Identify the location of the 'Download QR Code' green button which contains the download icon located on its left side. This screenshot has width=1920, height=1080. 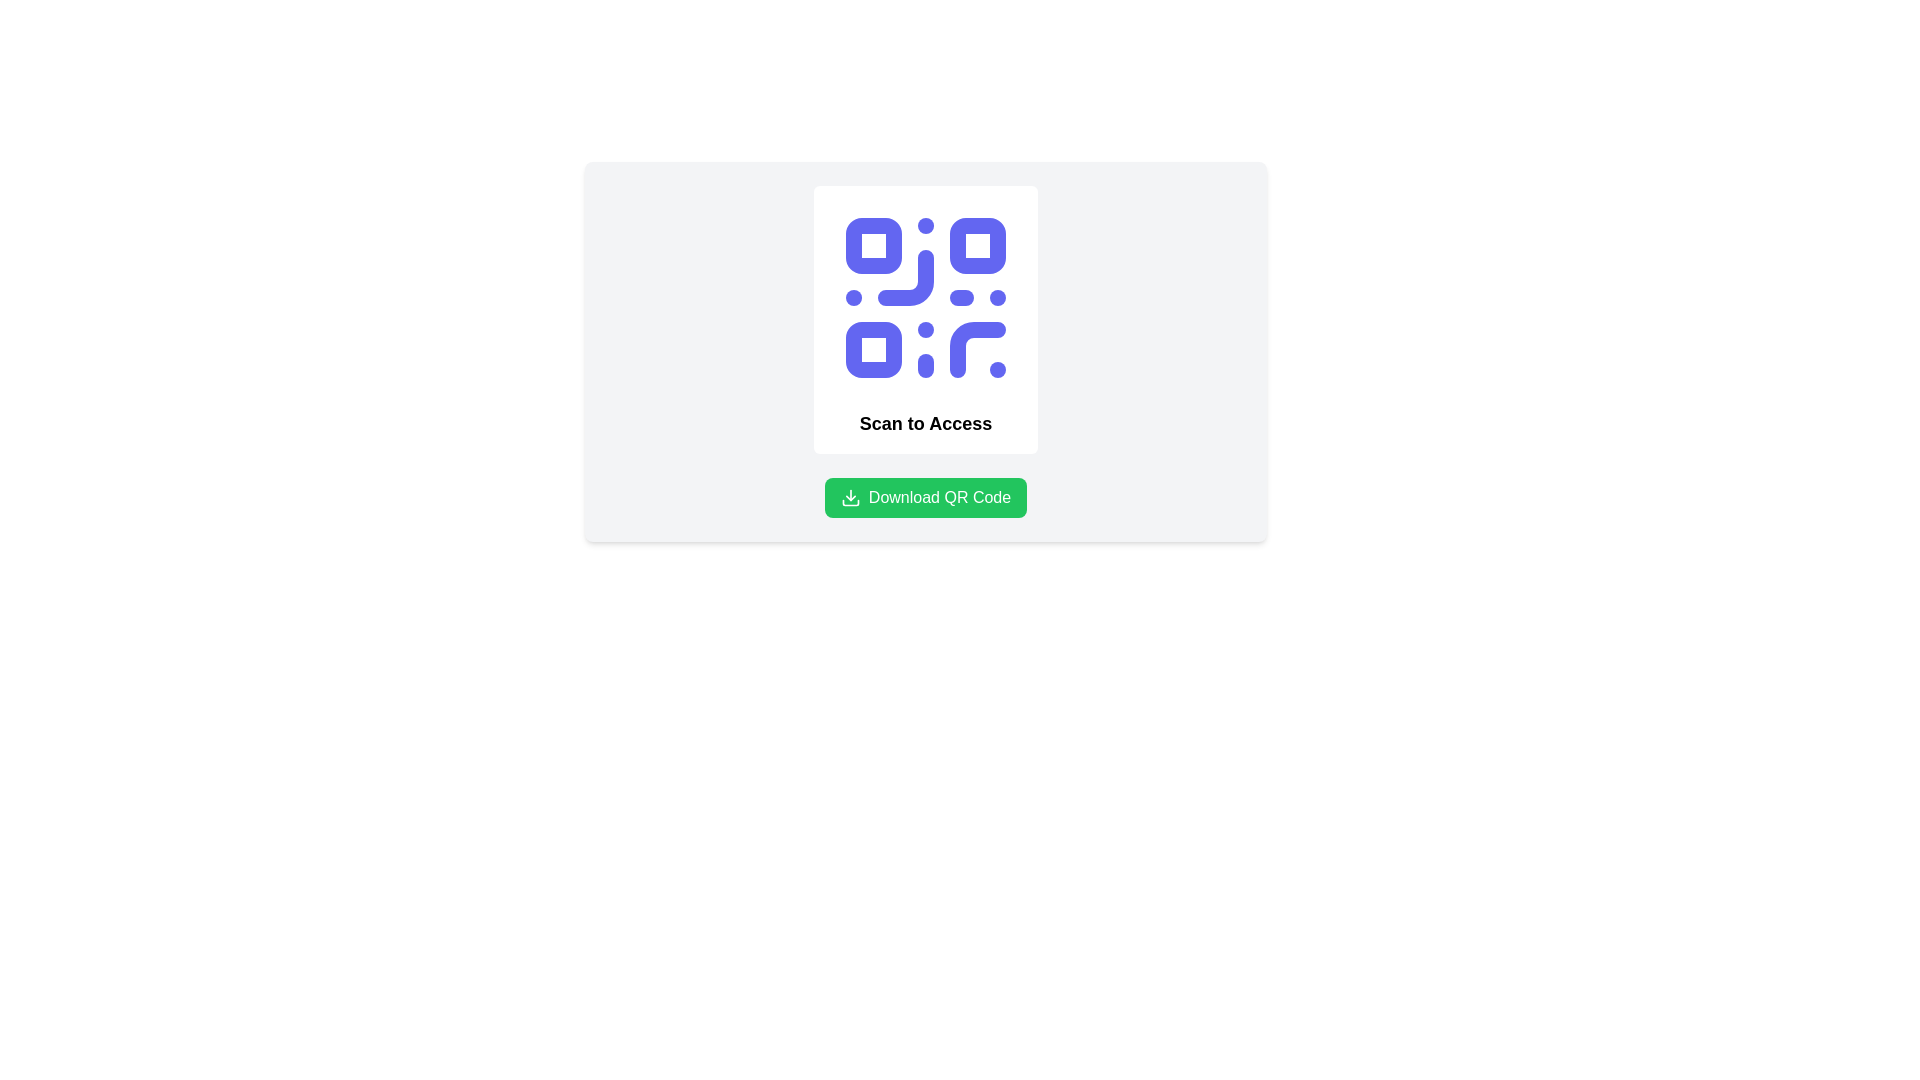
(850, 496).